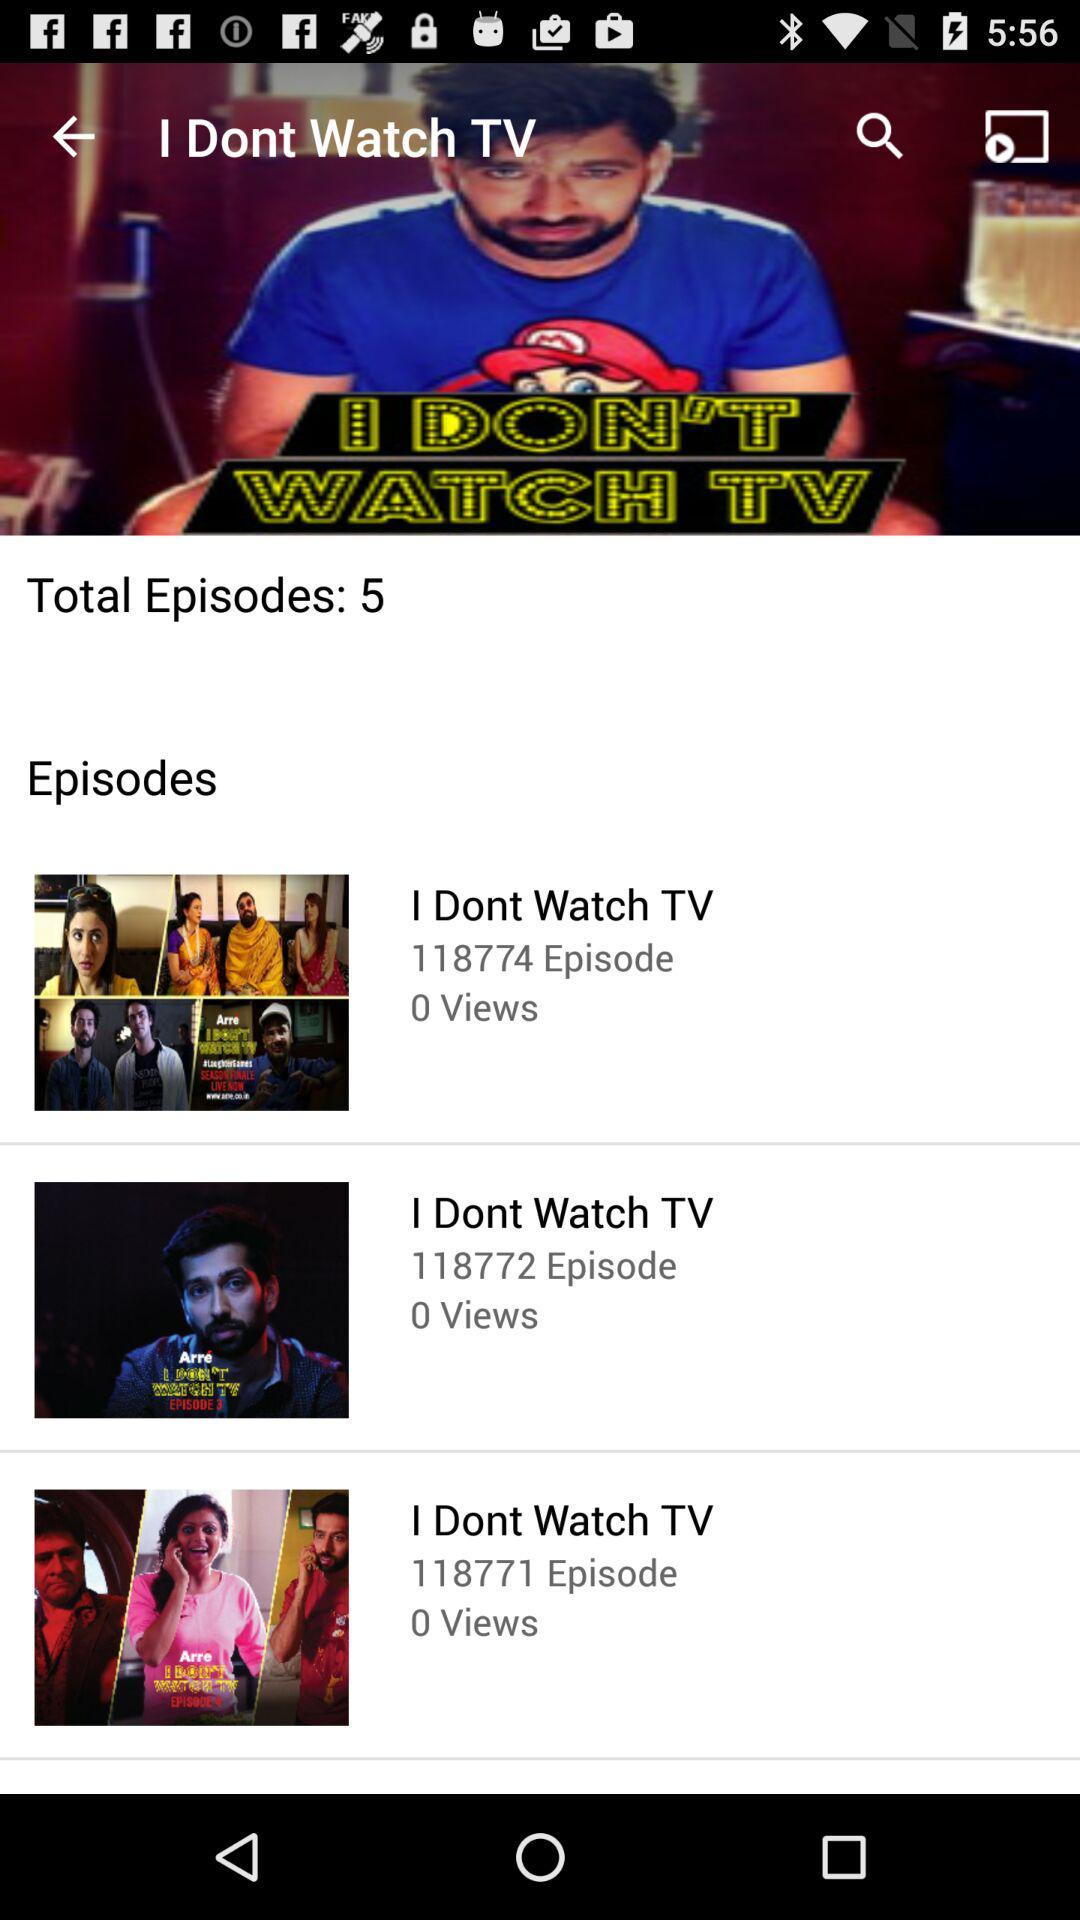 The height and width of the screenshot is (1920, 1080). Describe the element at coordinates (1017, 136) in the screenshot. I see `icon which is after search icon on the page` at that location.